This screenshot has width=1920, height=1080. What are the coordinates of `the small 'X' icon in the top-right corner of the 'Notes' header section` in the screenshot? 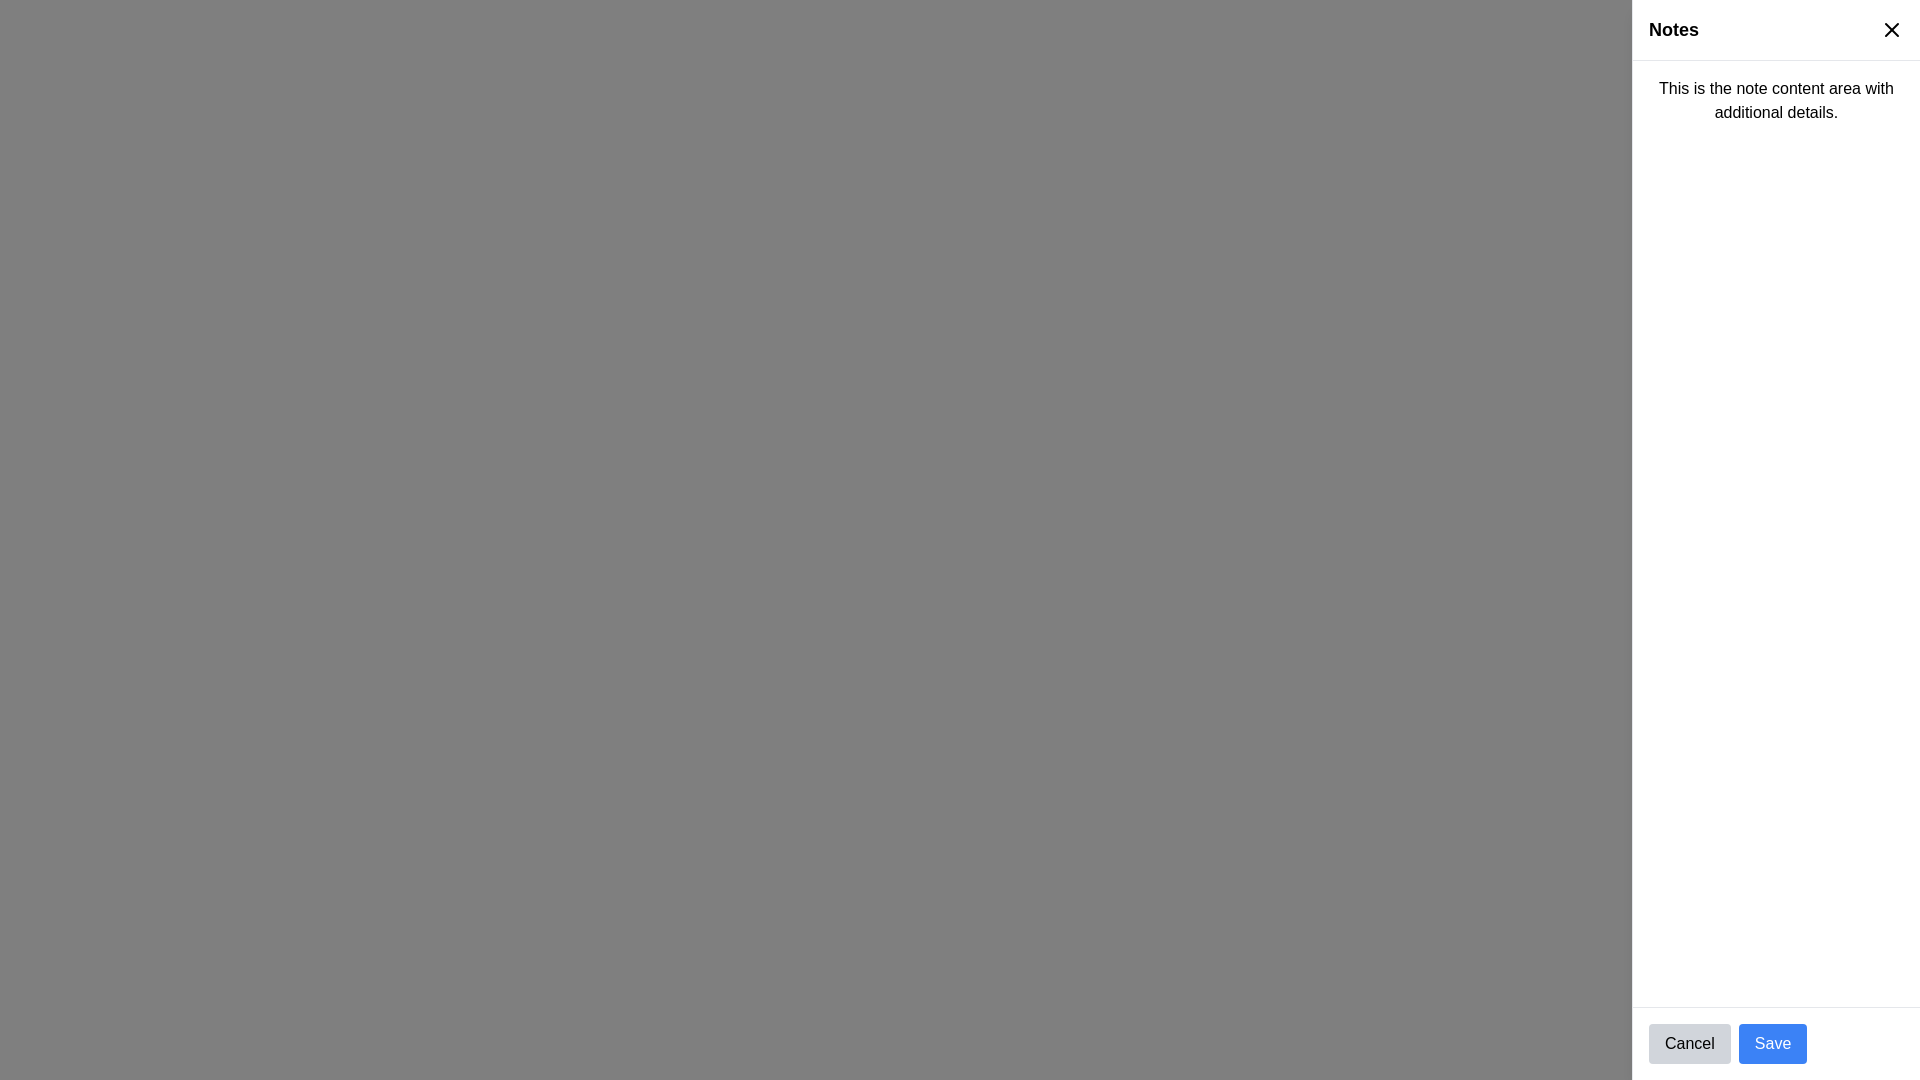 It's located at (1890, 30).